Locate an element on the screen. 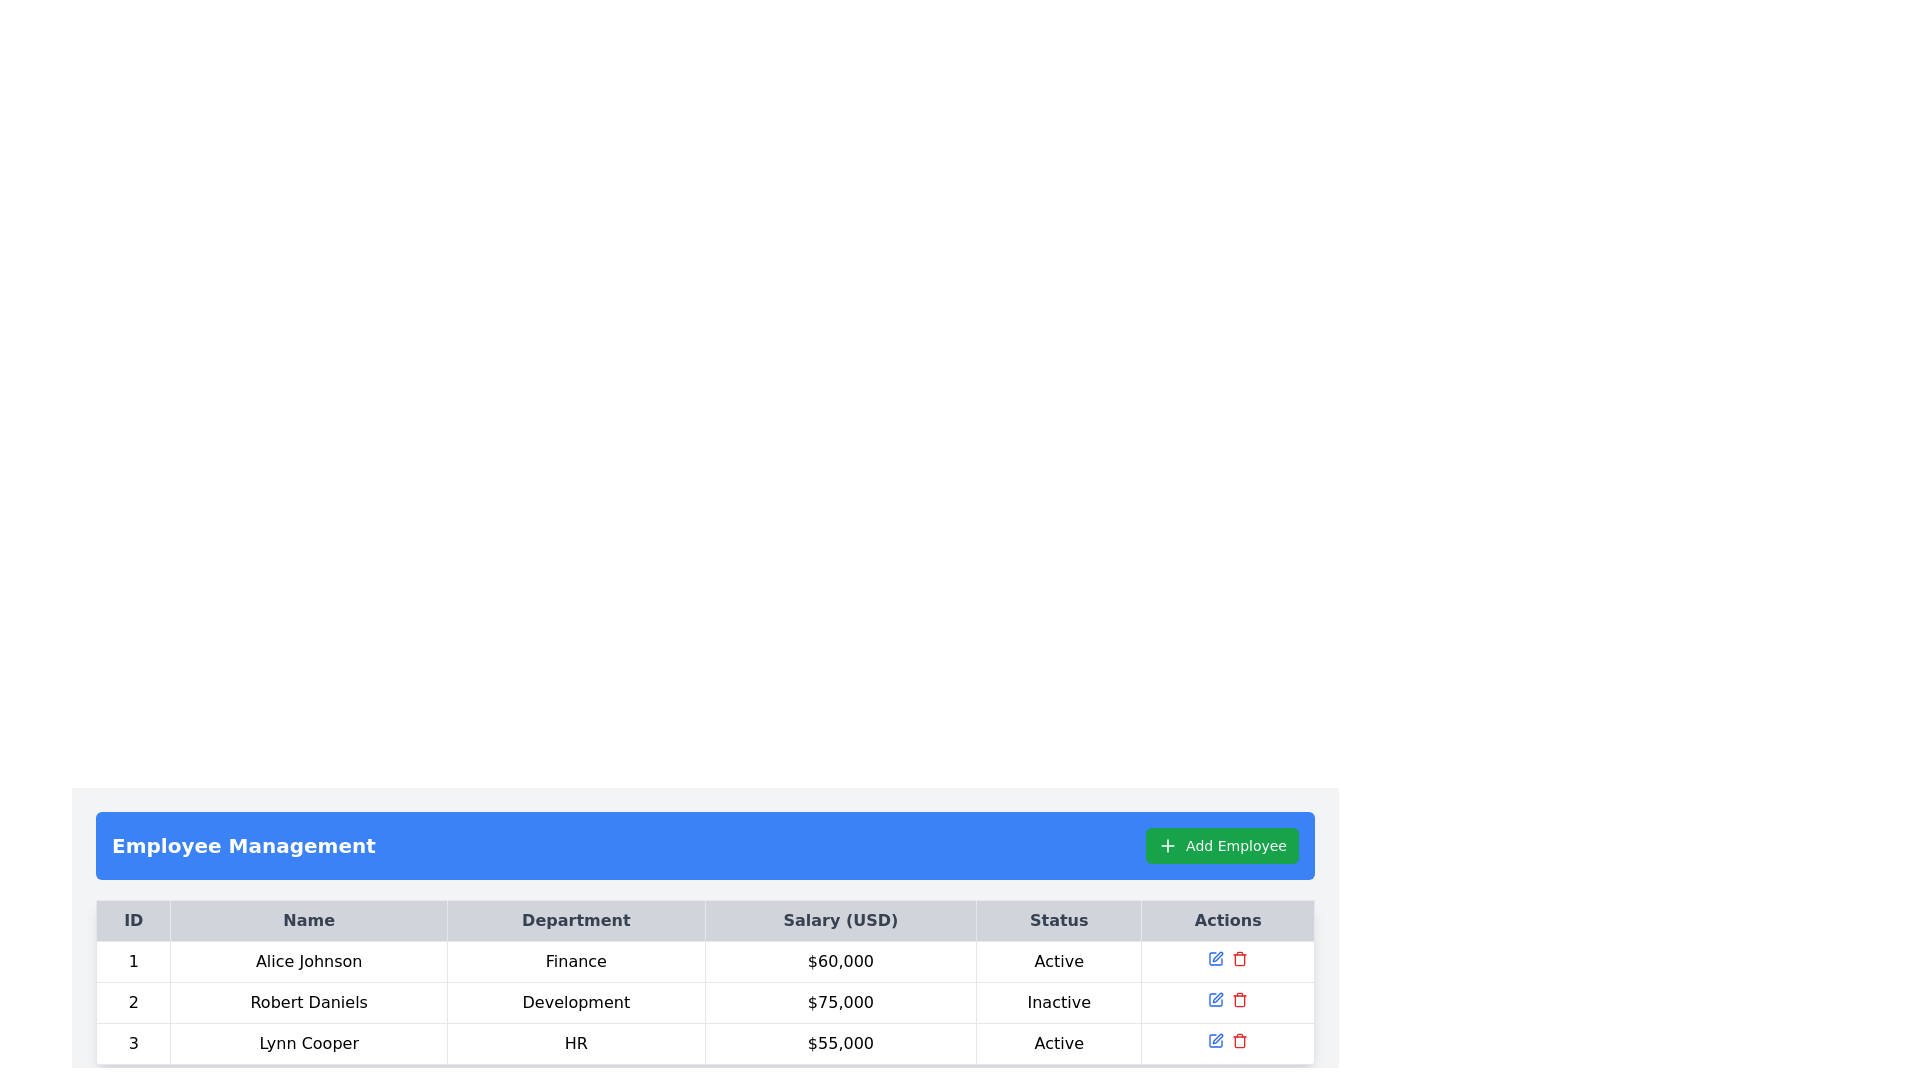 The width and height of the screenshot is (1920, 1080). the 'Add Employee' button, which is styled with a green background and white text, located within the 'Employee Management' section is located at coordinates (1221, 845).